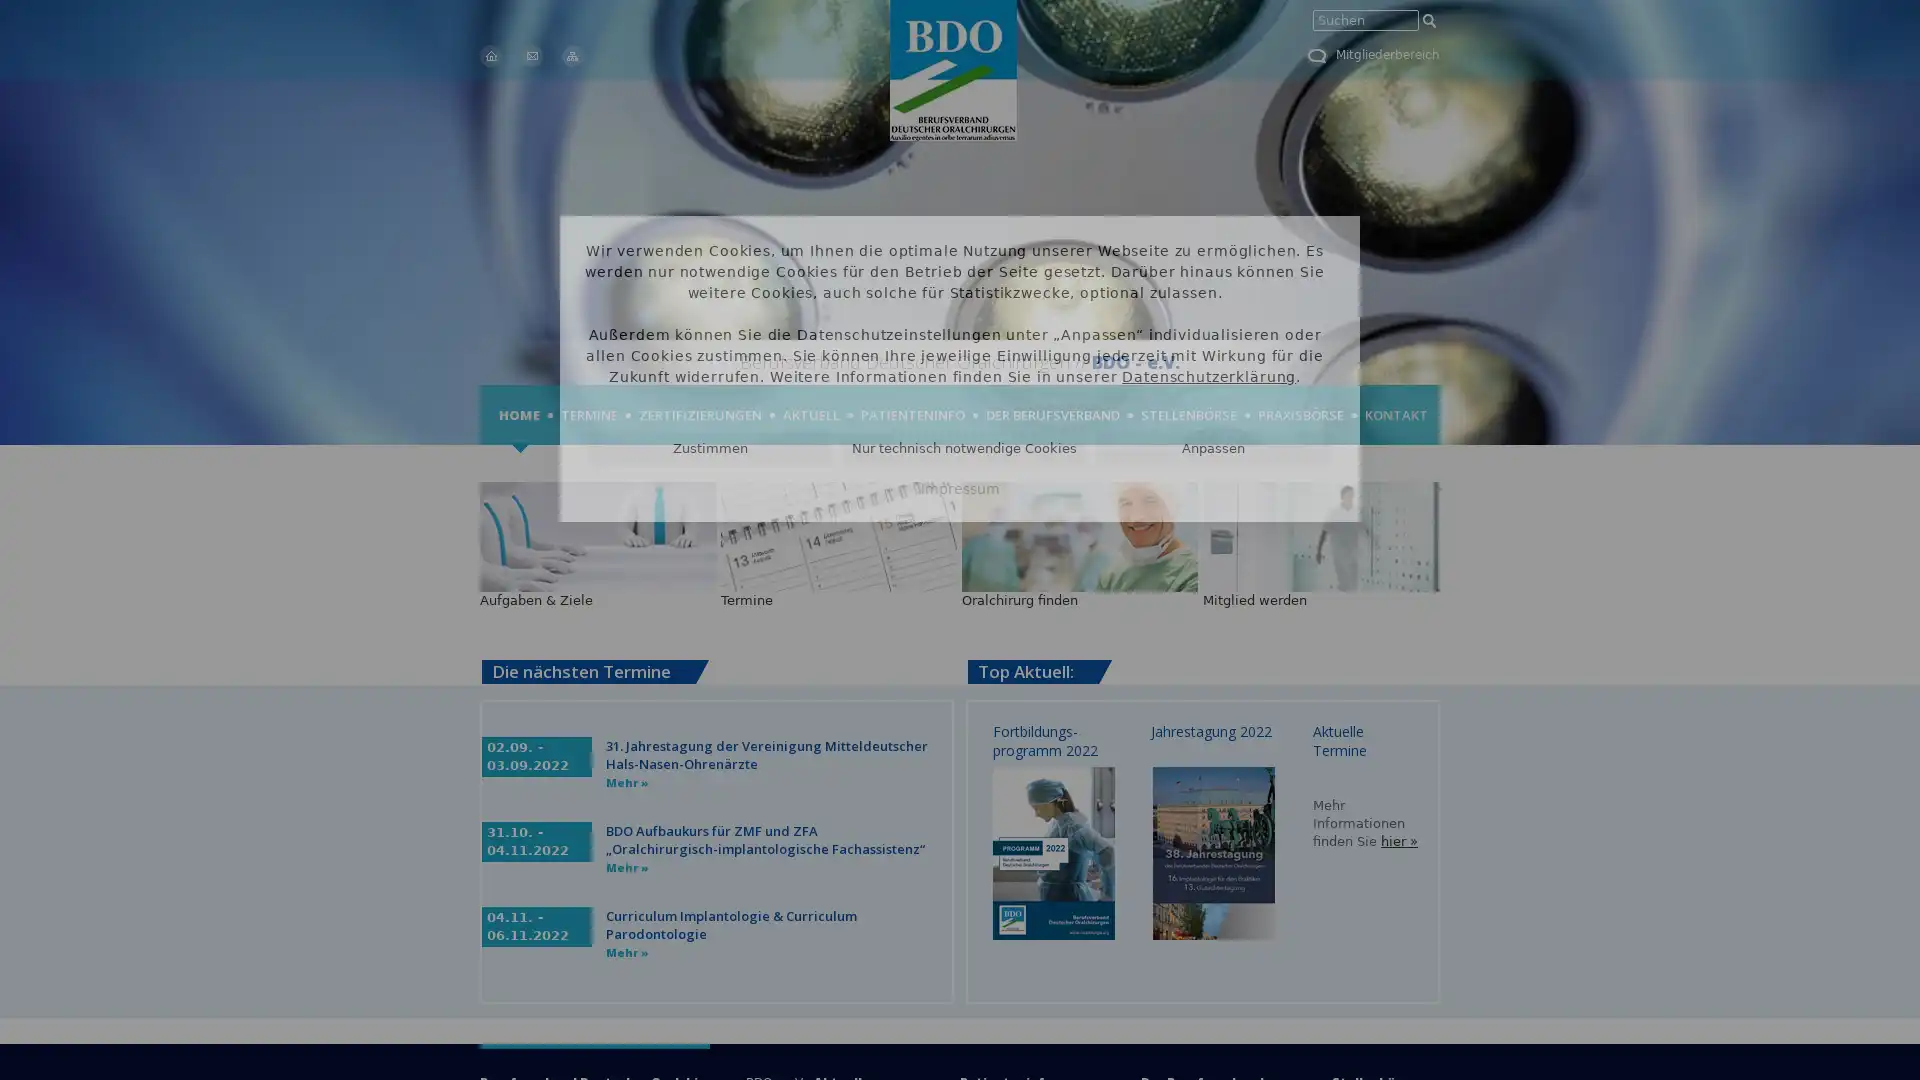 This screenshot has width=1920, height=1080. Describe the element at coordinates (1212, 447) in the screenshot. I see `Anpassen` at that location.